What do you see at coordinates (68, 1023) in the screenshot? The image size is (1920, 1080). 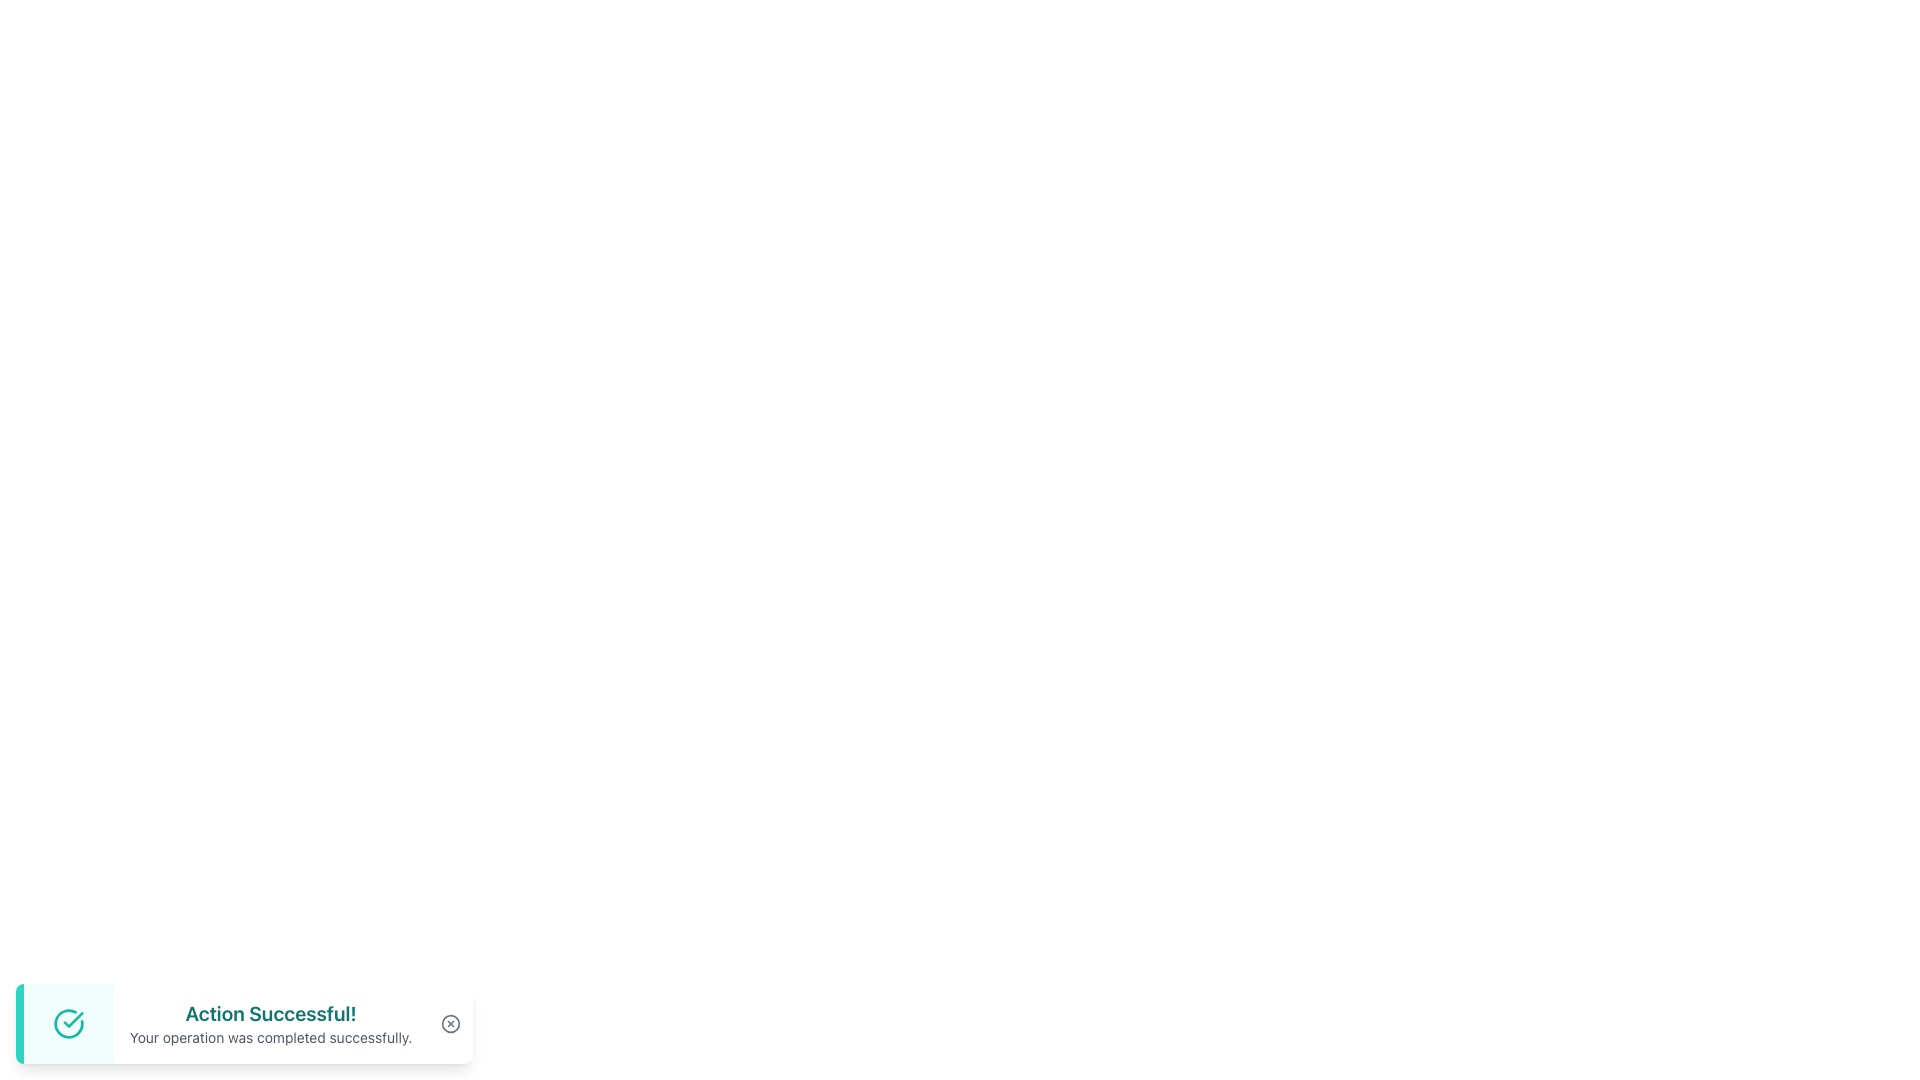 I see `the status indicator icon located in the bottom-left corner of the notification box` at bounding box center [68, 1023].